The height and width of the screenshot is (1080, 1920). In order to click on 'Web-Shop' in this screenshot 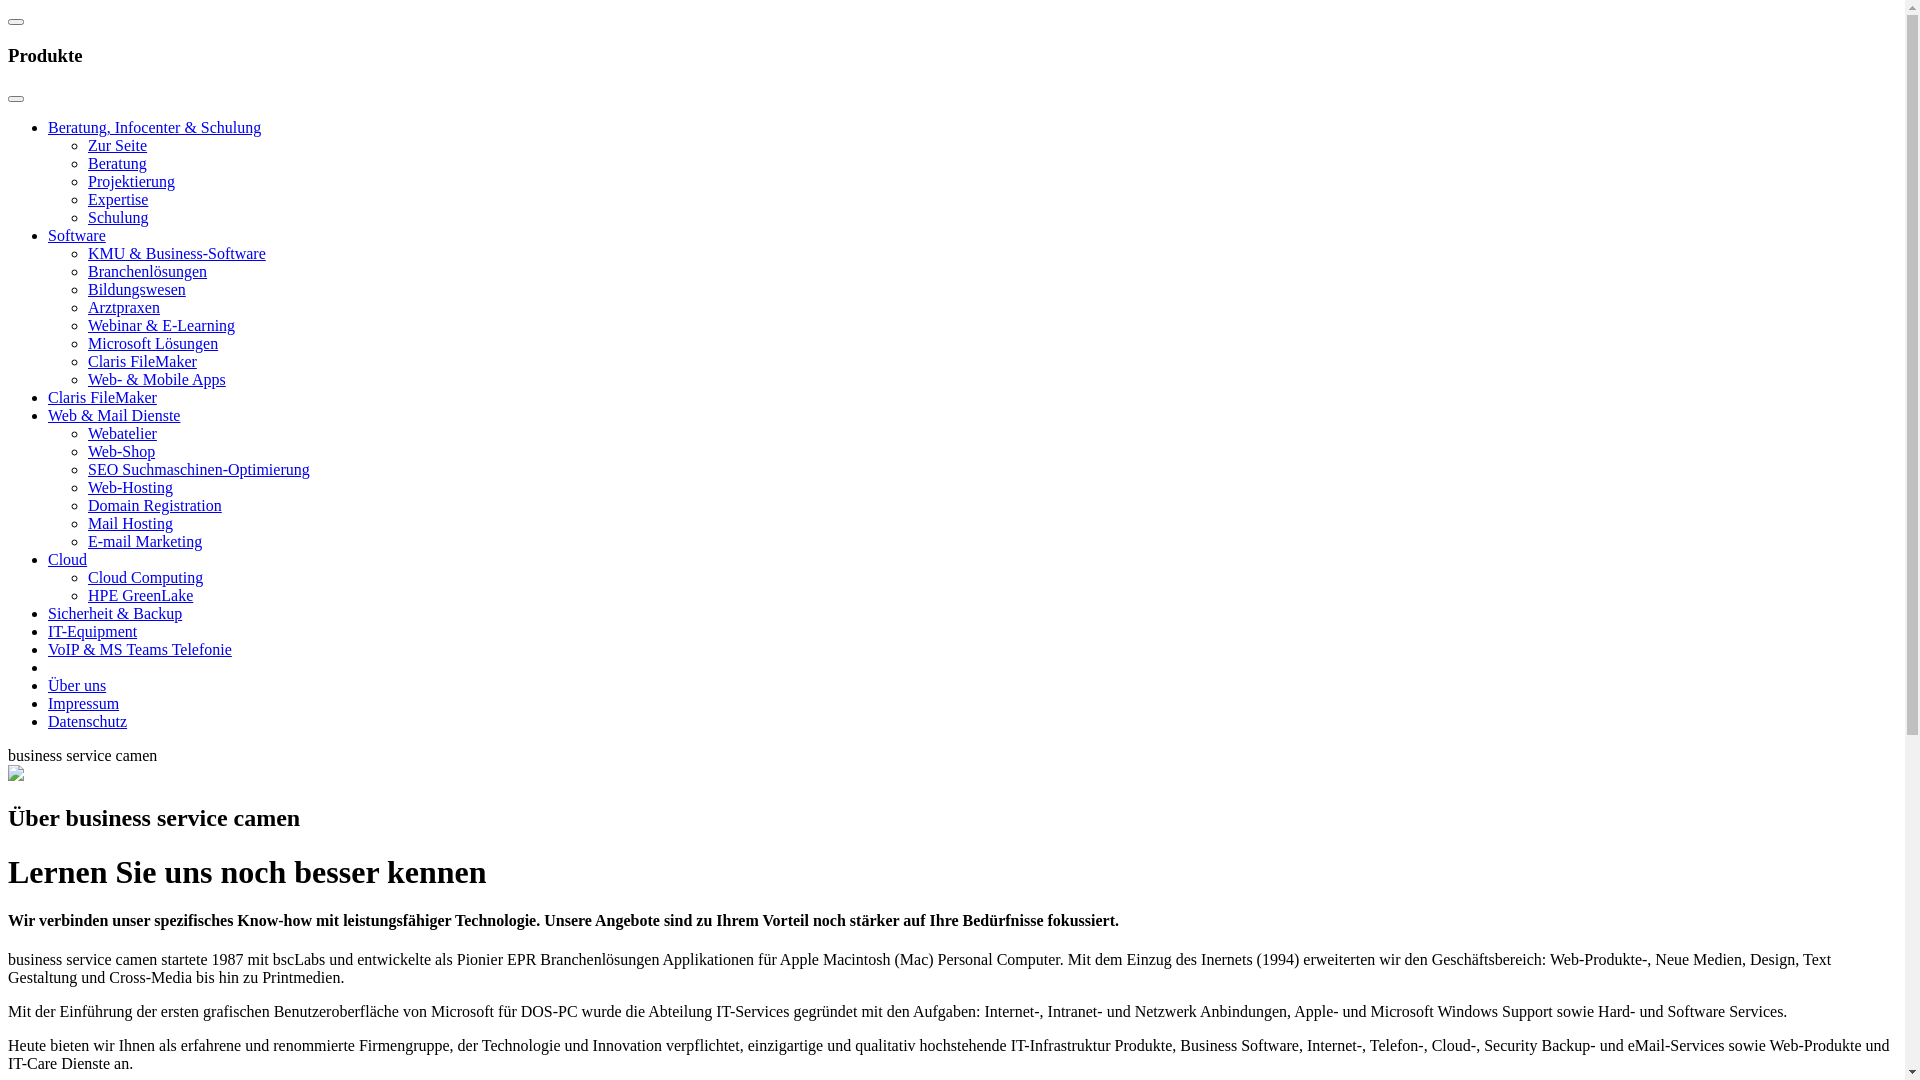, I will do `click(120, 451)`.